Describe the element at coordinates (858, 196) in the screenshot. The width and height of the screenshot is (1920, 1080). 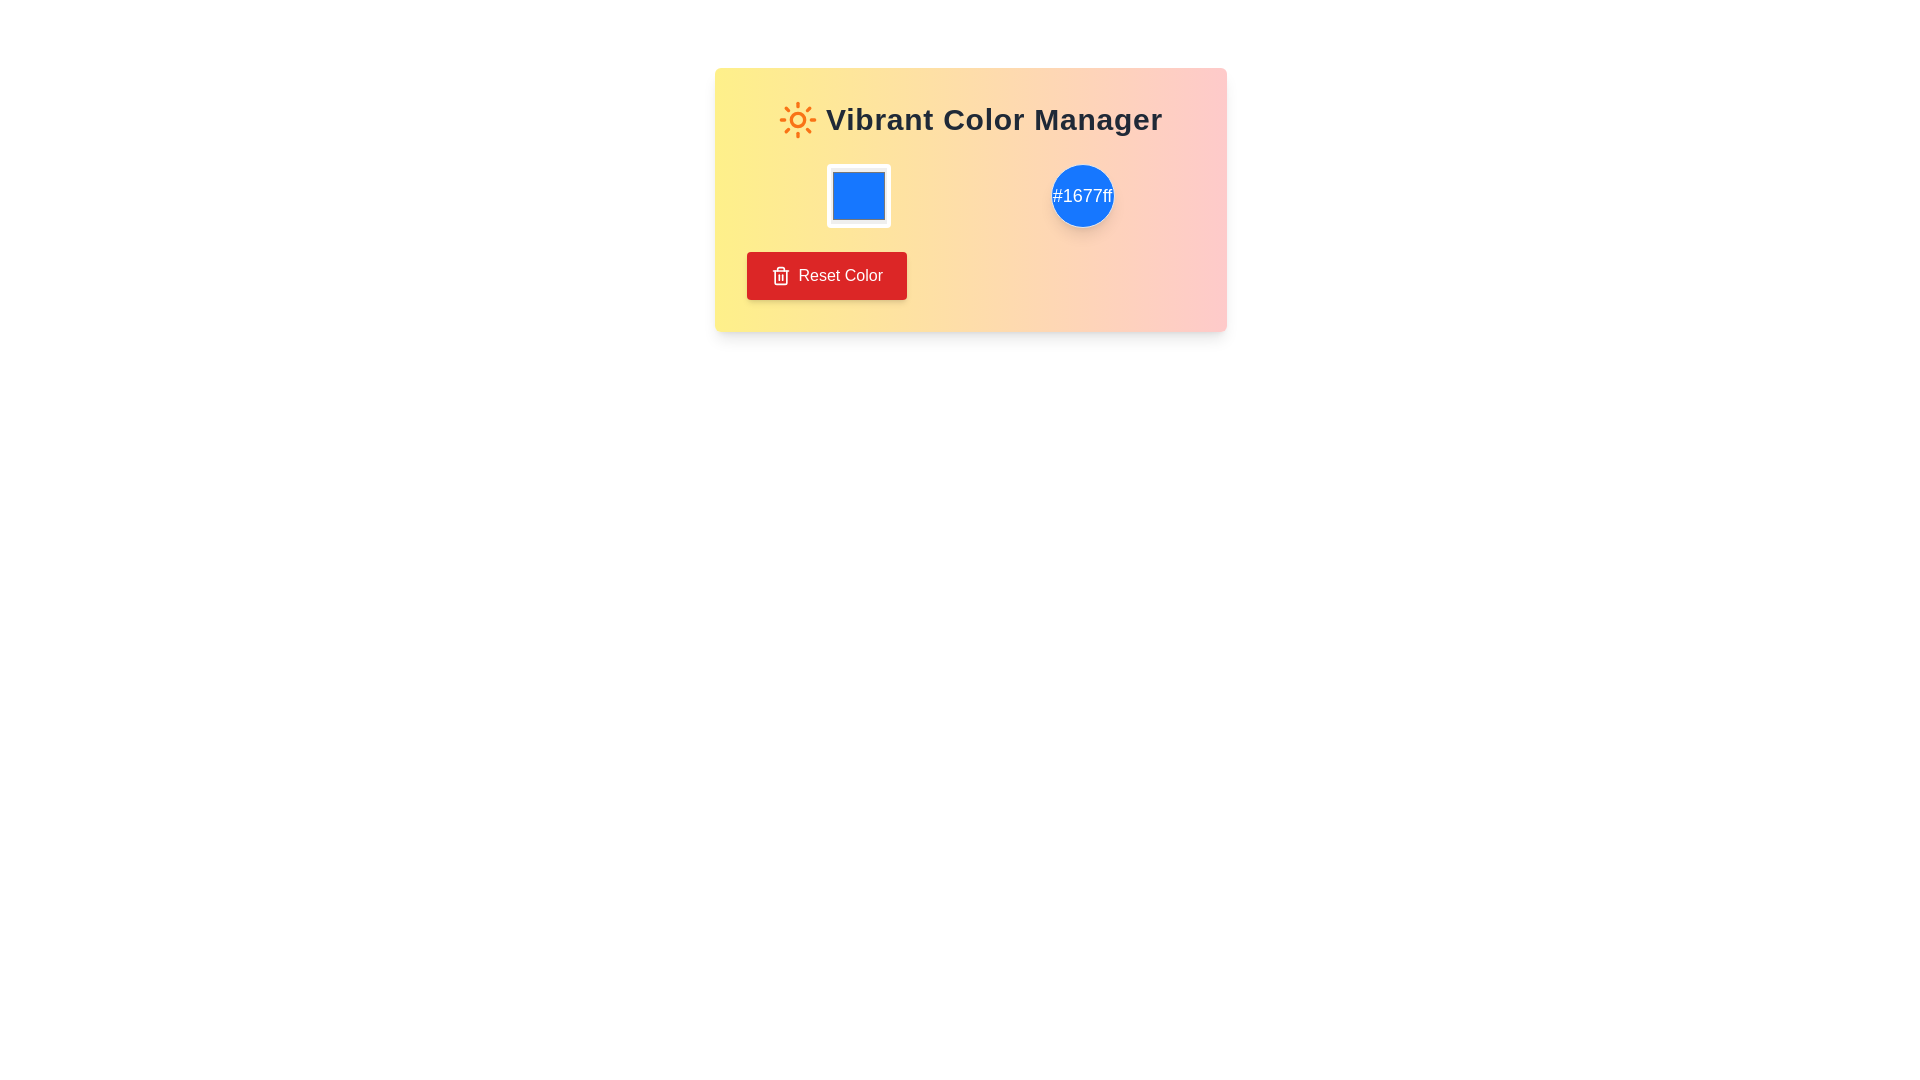
I see `the first square color tile with a blue fill and white border` at that location.